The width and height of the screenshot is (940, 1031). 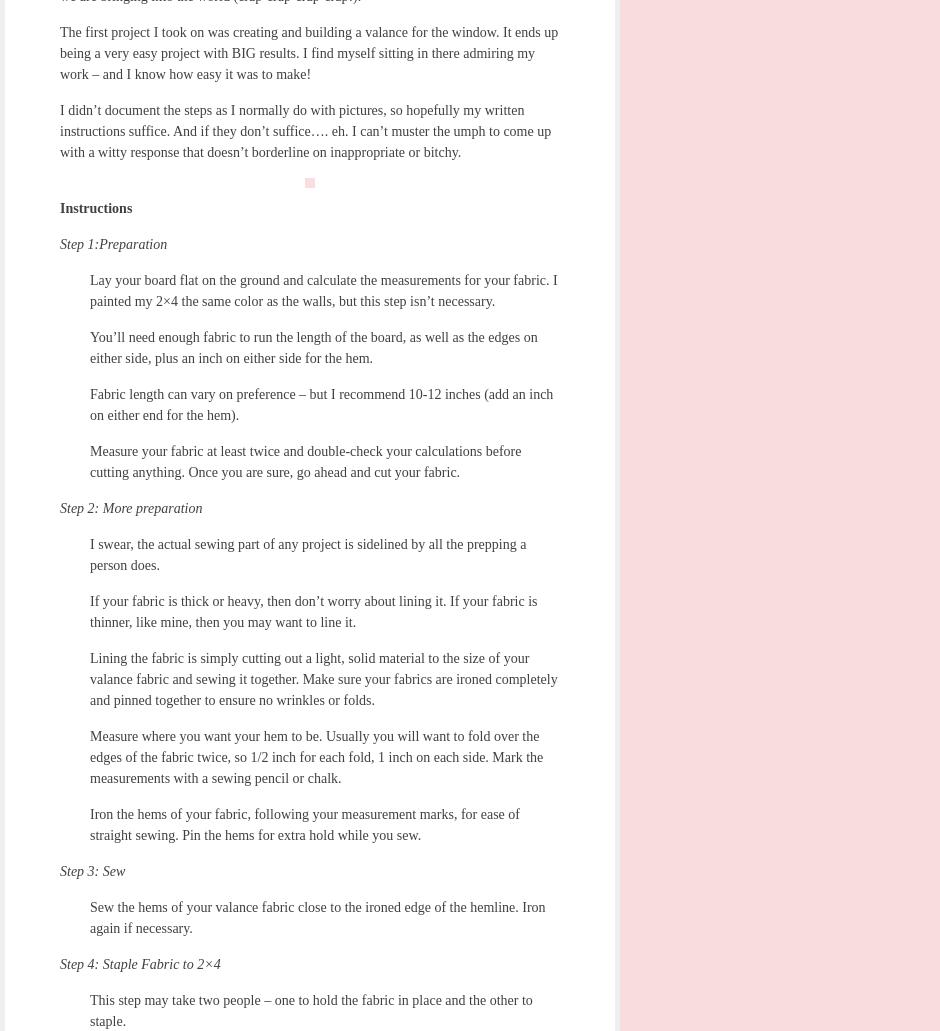 I want to click on 'Measure your fabric at least twice and double-check your calculations before cutting anything. Once you are sure, go ahead and cut your fabric.', so click(x=304, y=460).